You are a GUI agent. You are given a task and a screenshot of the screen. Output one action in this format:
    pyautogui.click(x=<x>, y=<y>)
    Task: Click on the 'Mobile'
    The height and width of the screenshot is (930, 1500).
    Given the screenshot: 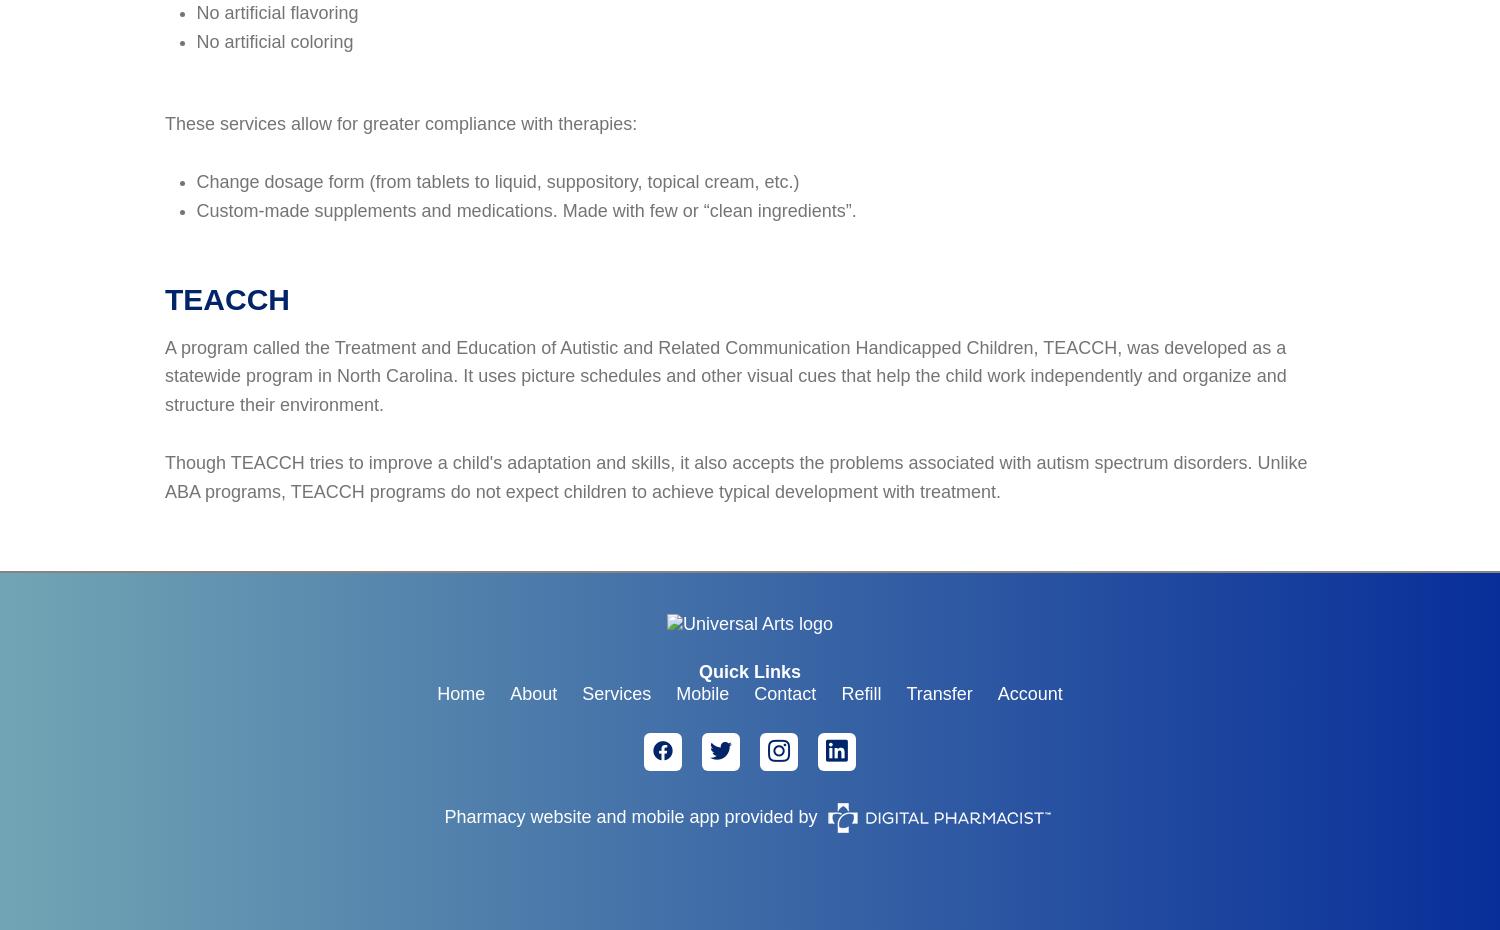 What is the action you would take?
    pyautogui.click(x=701, y=692)
    